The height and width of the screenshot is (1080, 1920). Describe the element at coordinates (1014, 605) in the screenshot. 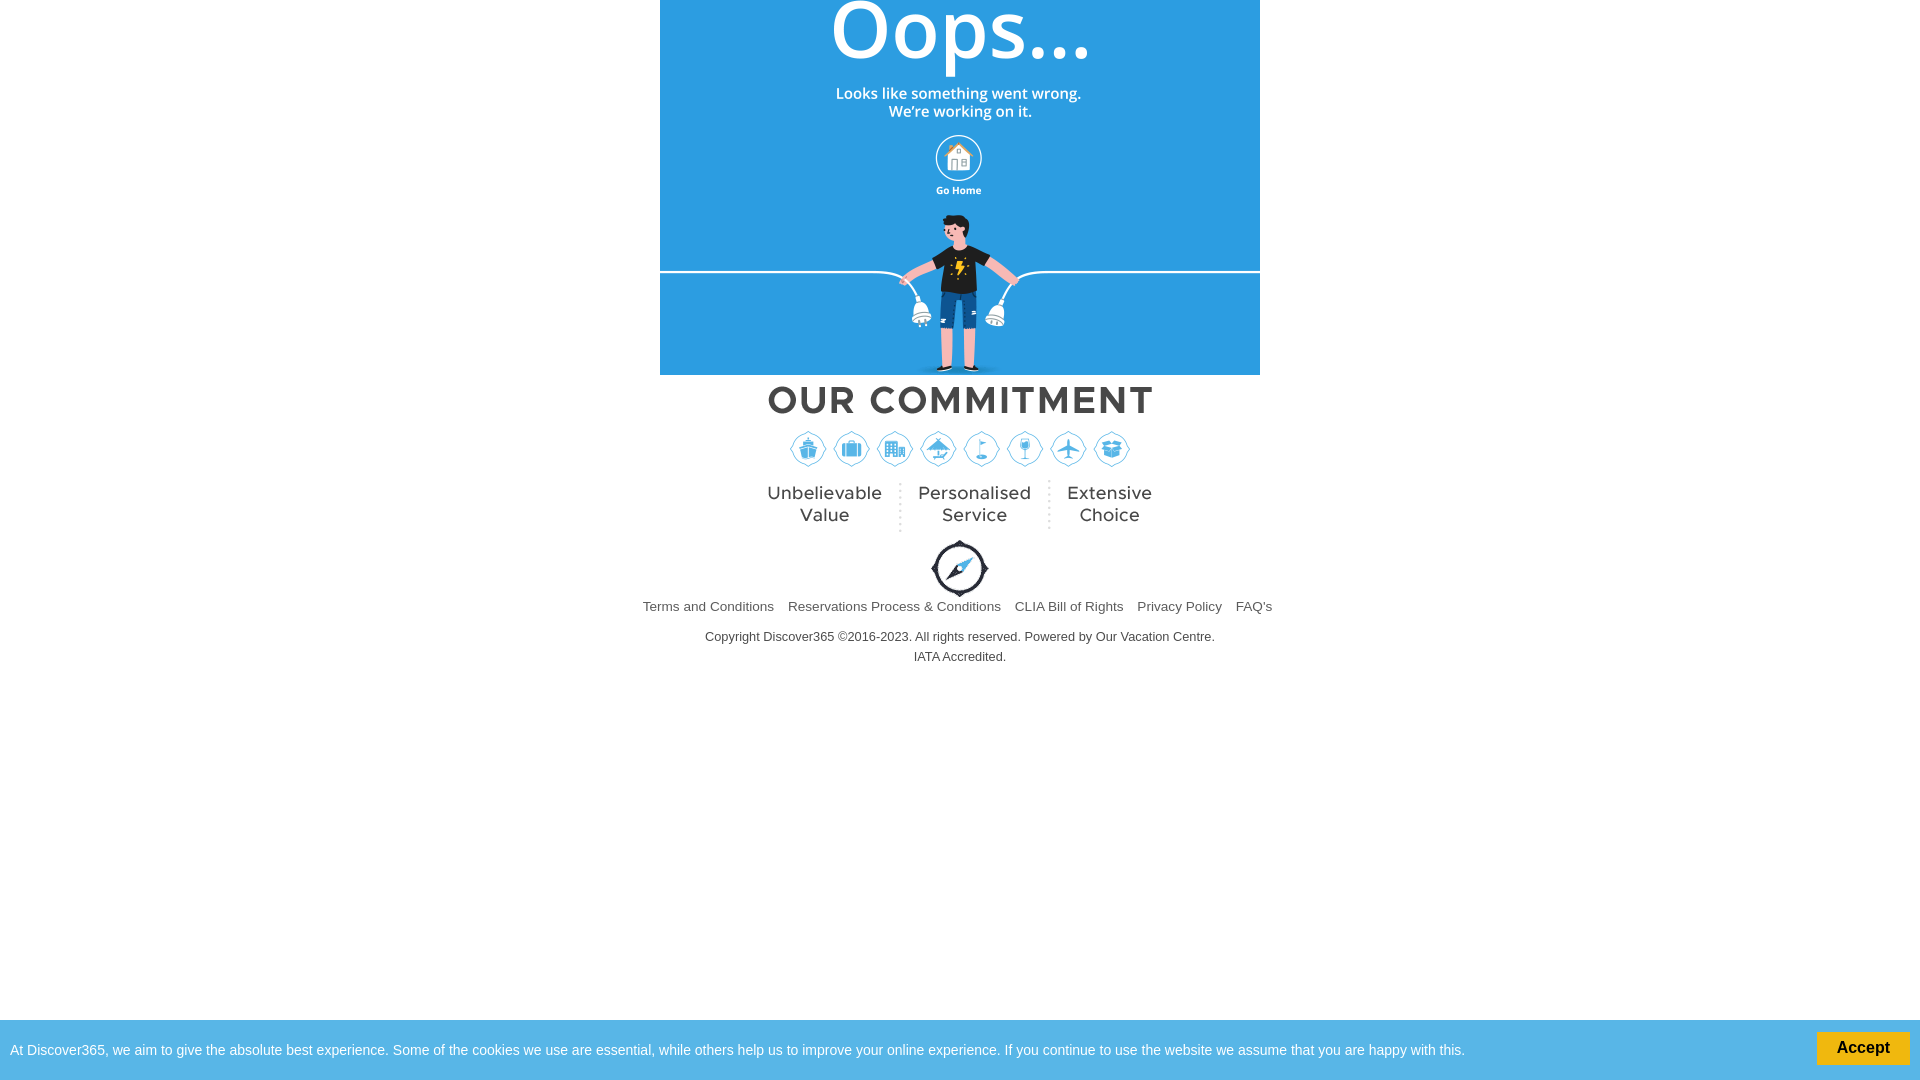

I see `'CLIA Bill of Rights'` at that location.